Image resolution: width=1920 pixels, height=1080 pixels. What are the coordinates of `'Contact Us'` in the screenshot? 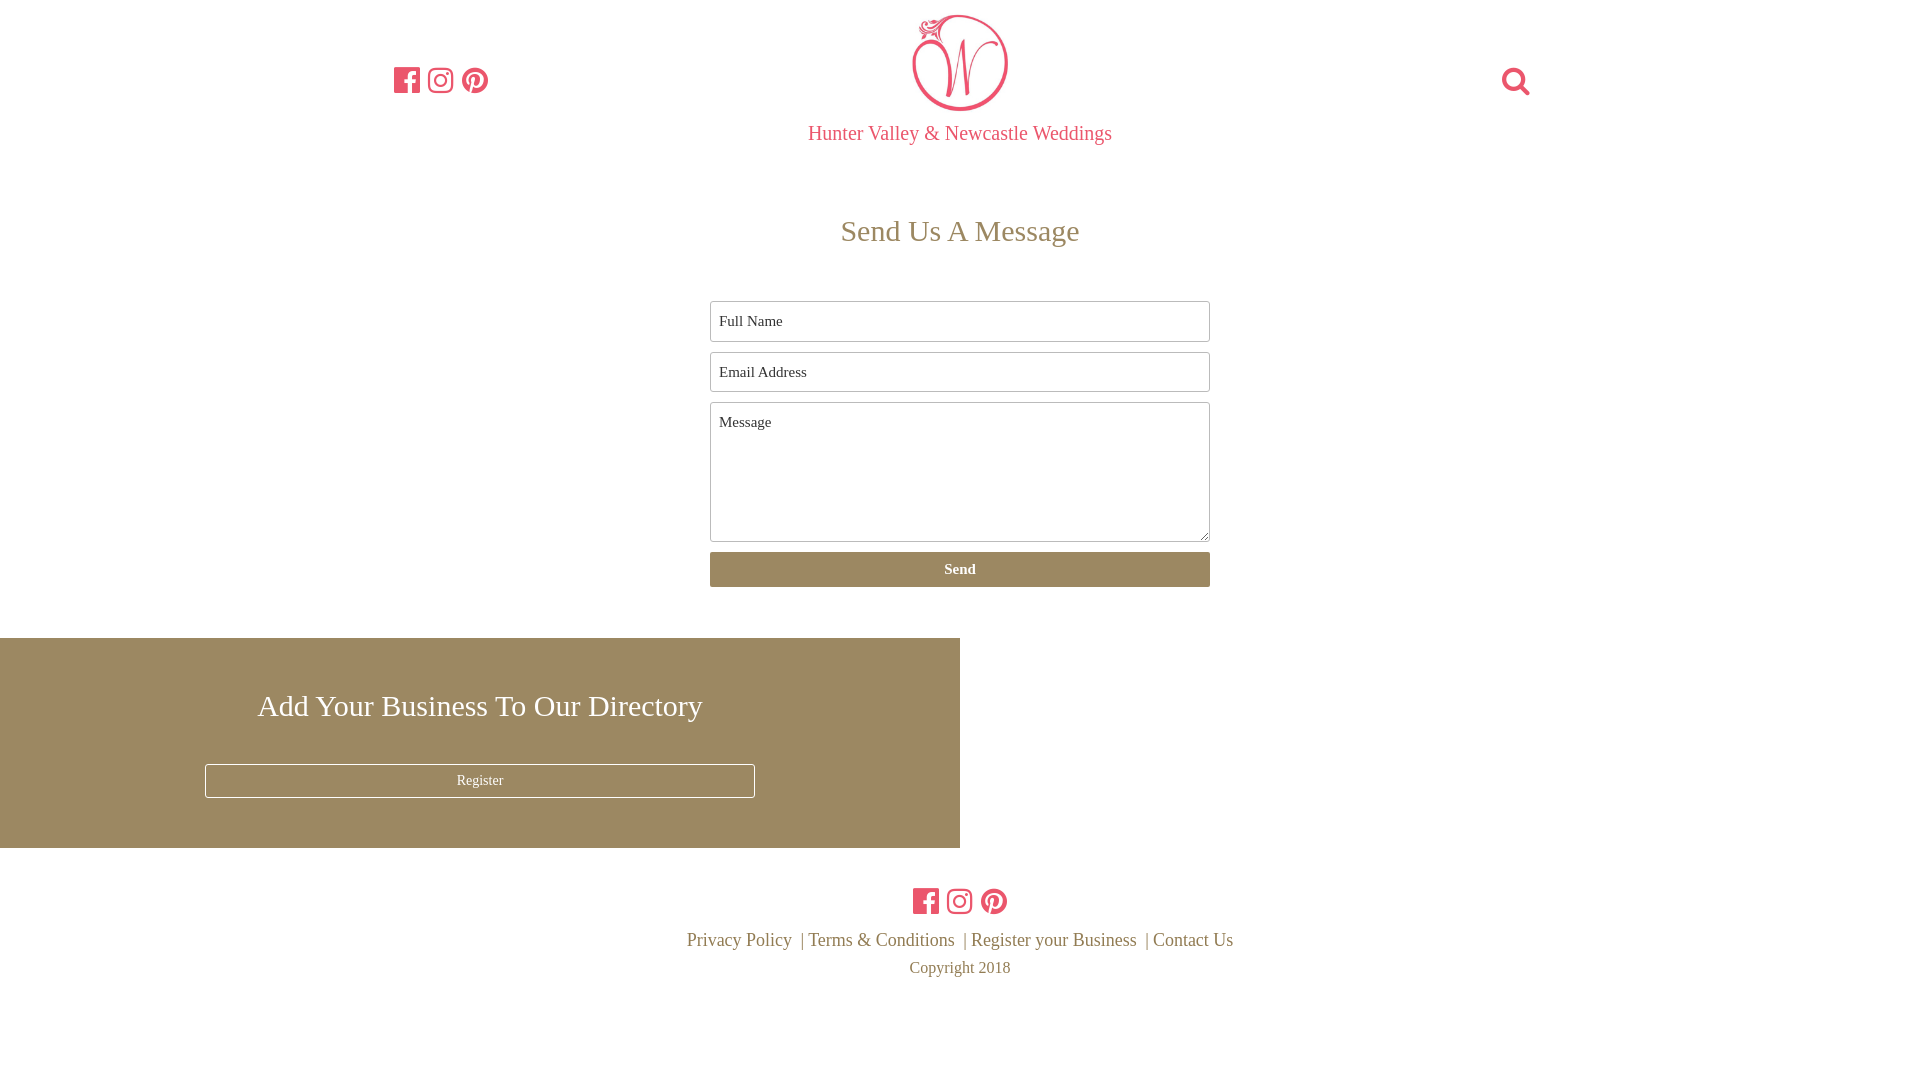 It's located at (1193, 940).